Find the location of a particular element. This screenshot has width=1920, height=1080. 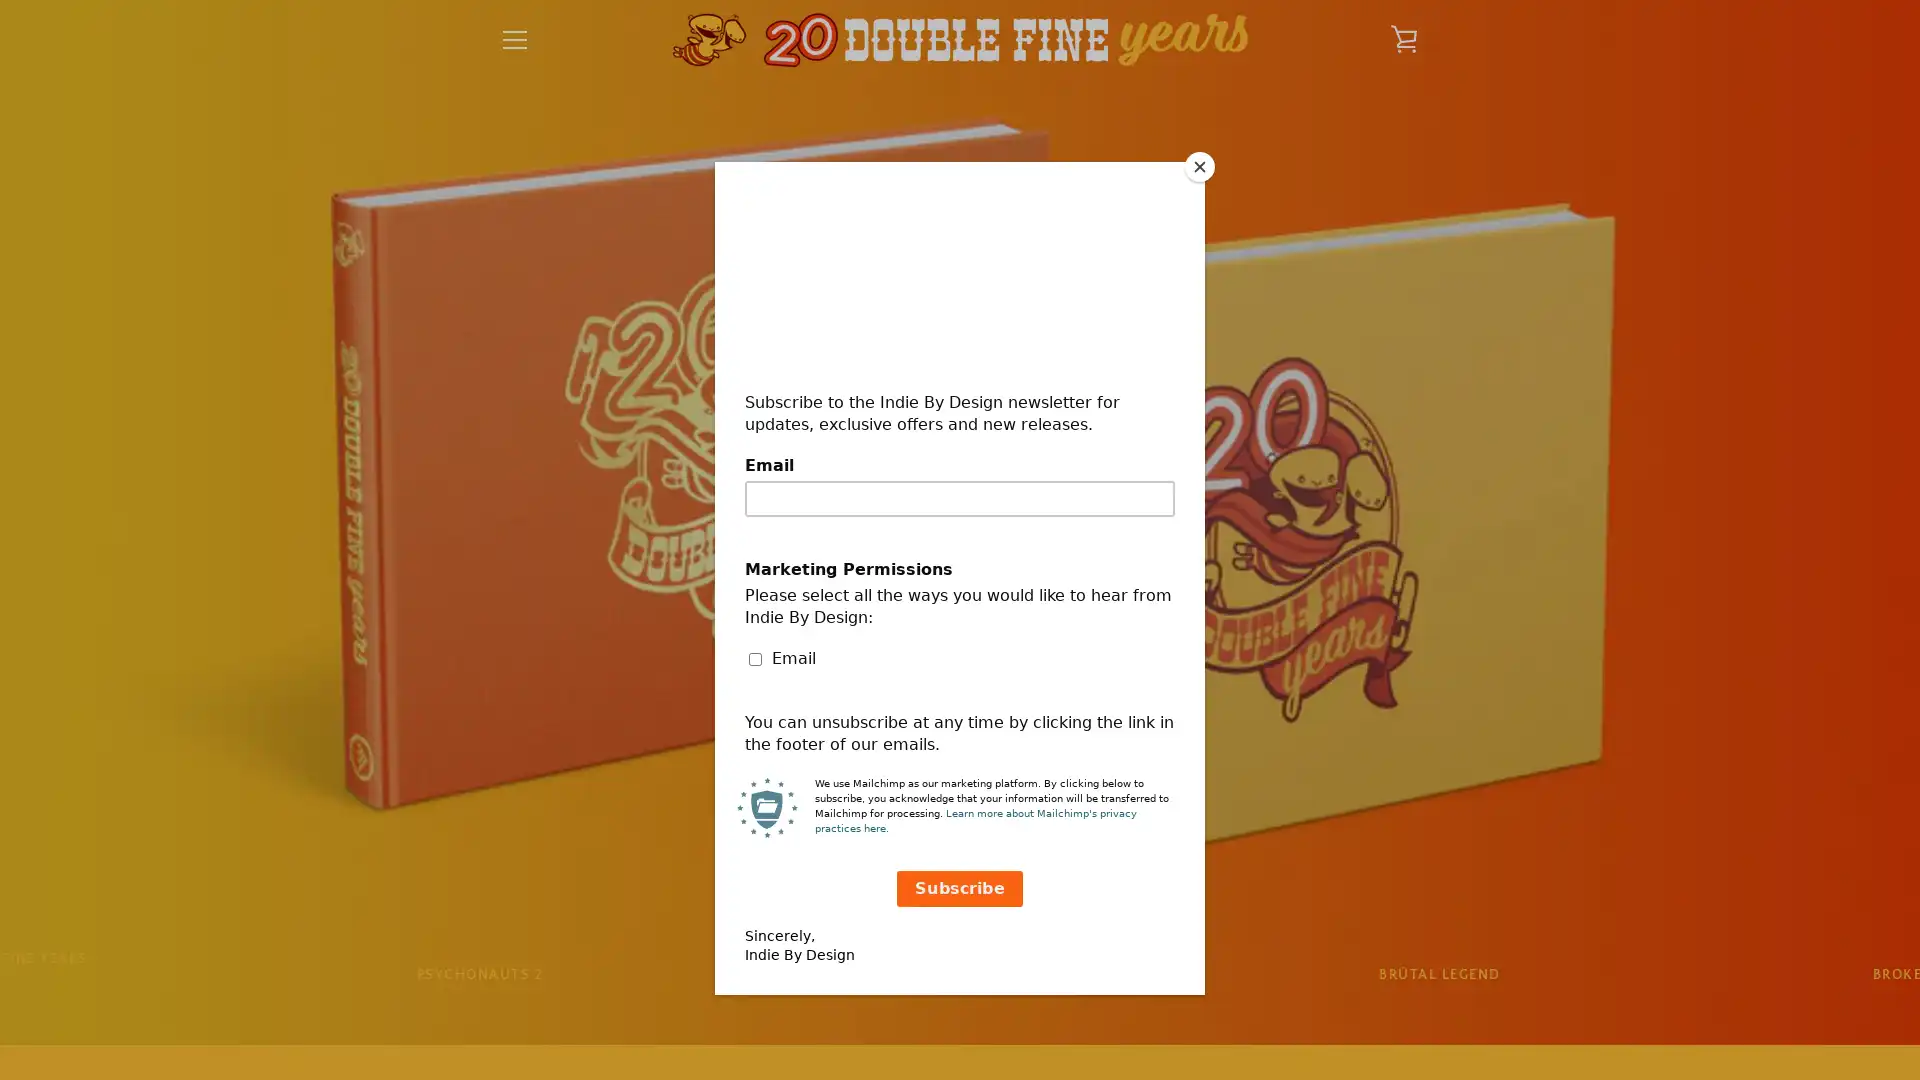

Shop now is located at coordinates (960, 640).